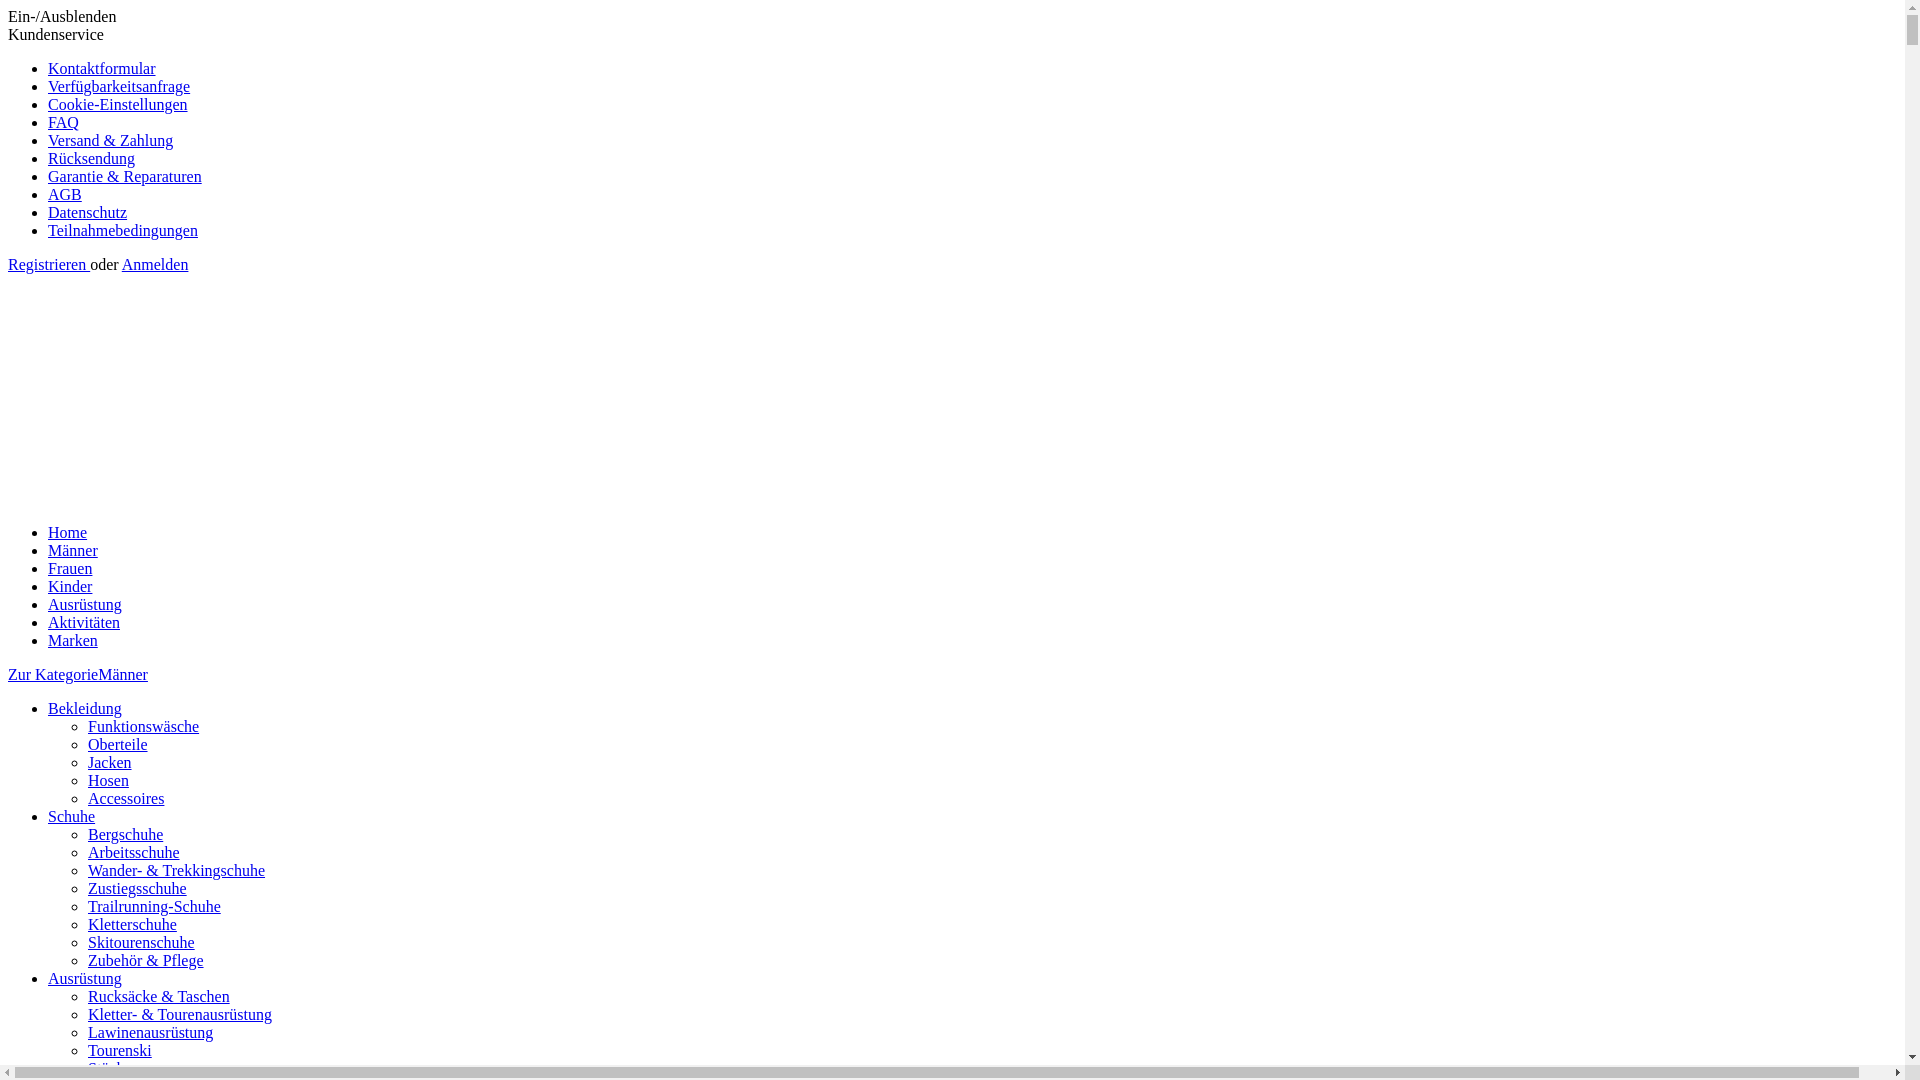 Image resolution: width=1920 pixels, height=1080 pixels. Describe the element at coordinates (154, 263) in the screenshot. I see `'Anmelden'` at that location.